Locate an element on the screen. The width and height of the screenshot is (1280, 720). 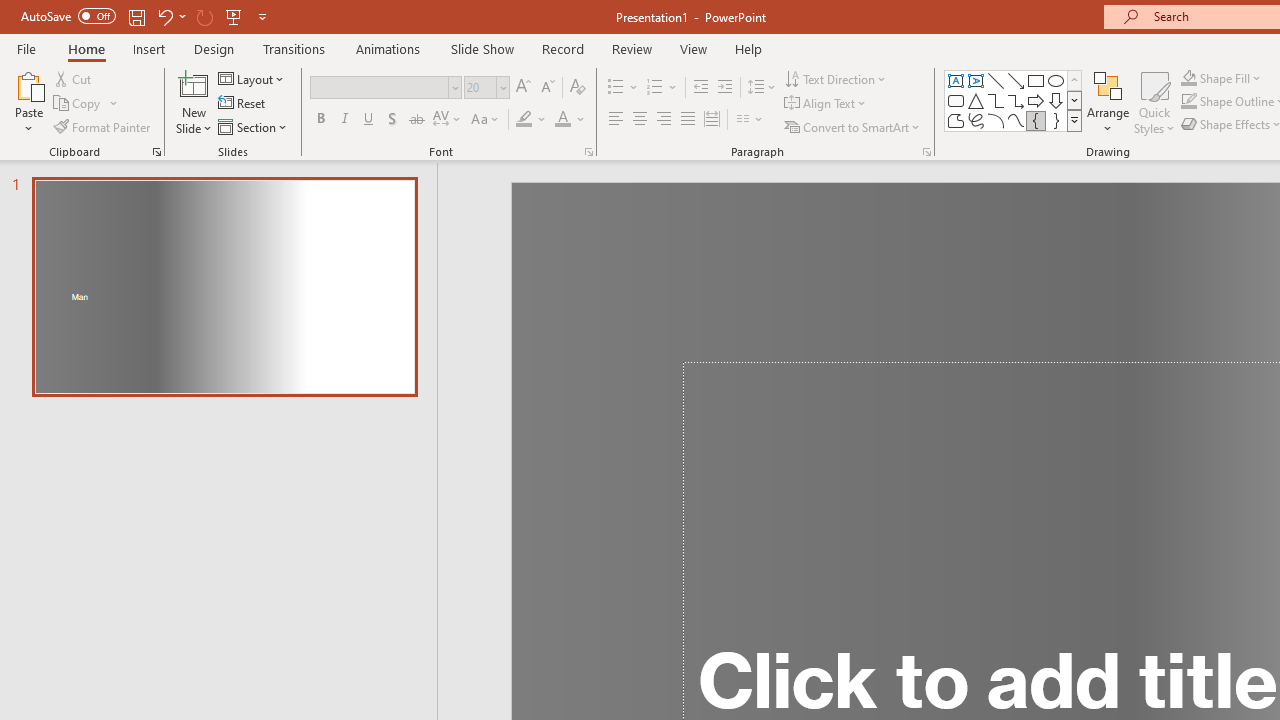
'Copy' is located at coordinates (78, 103).